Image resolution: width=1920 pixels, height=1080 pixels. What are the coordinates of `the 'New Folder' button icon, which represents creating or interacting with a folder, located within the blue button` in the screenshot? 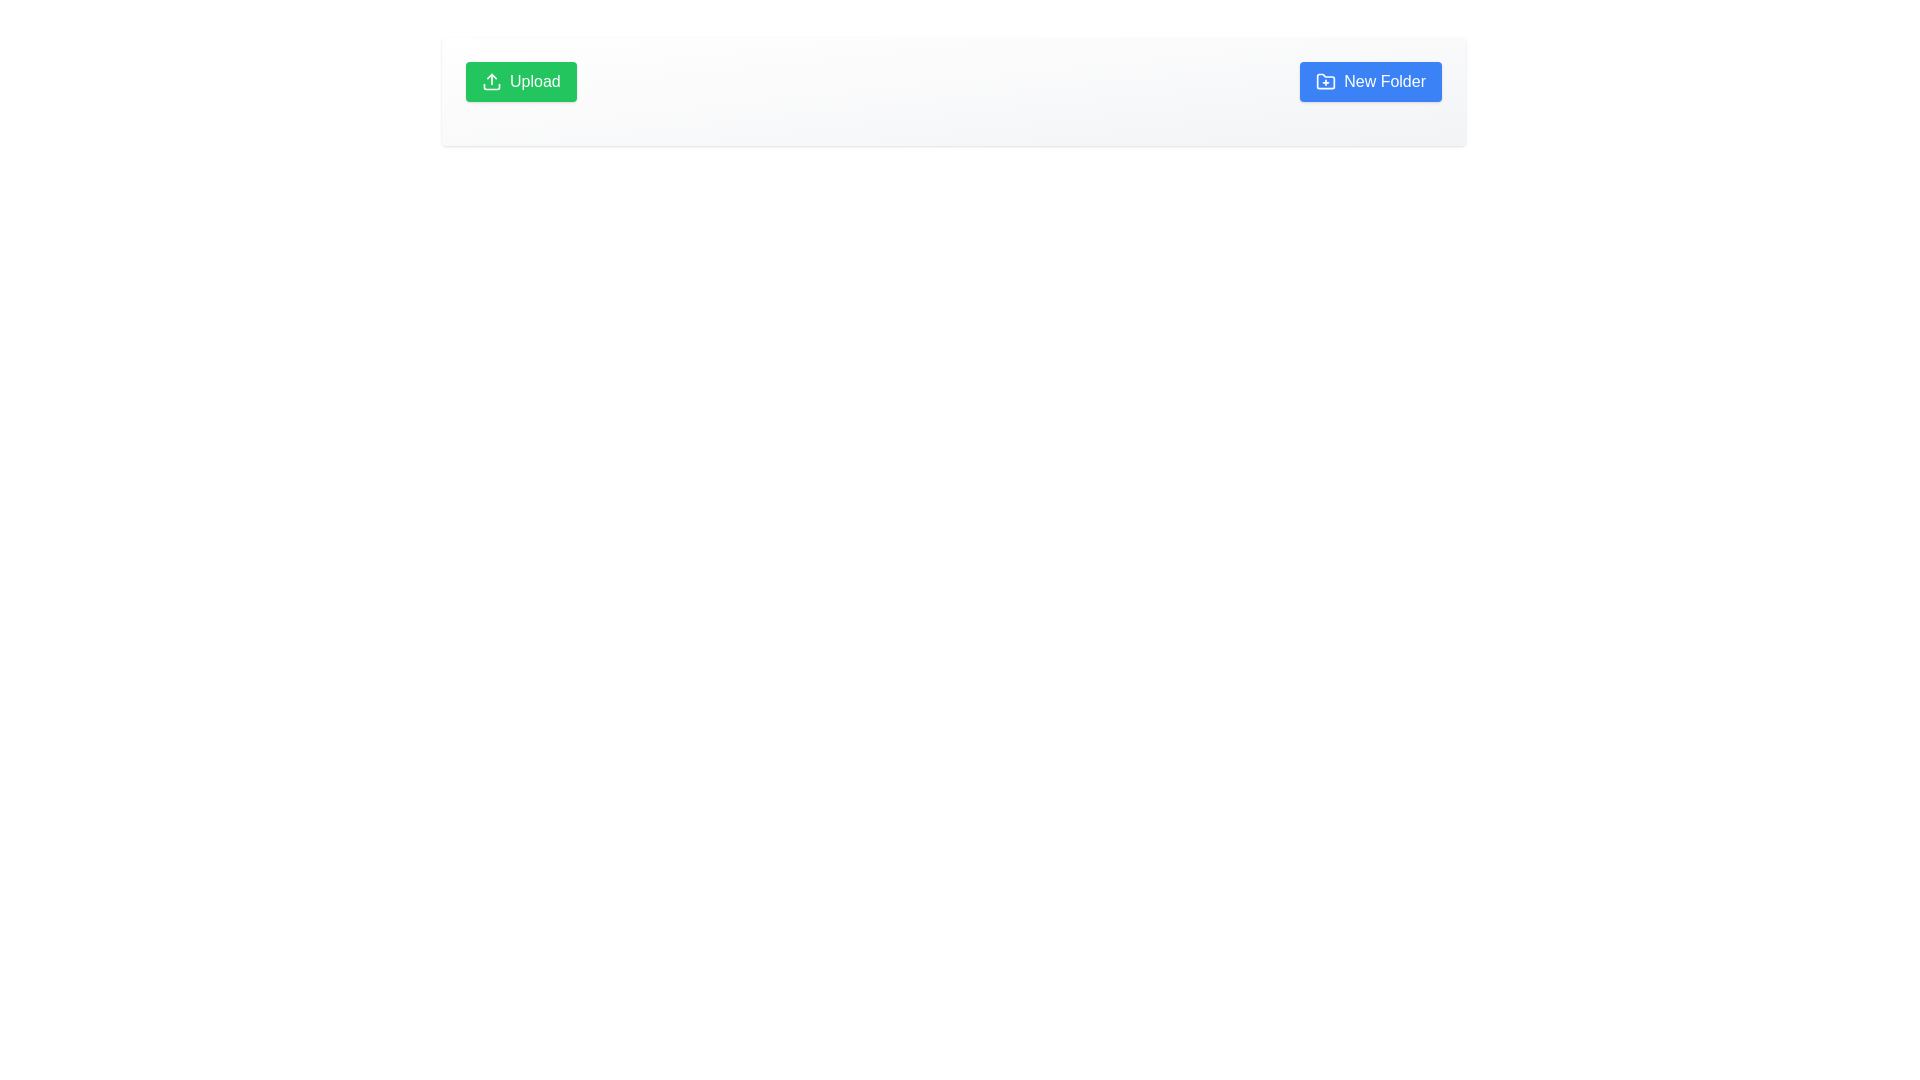 It's located at (1326, 80).